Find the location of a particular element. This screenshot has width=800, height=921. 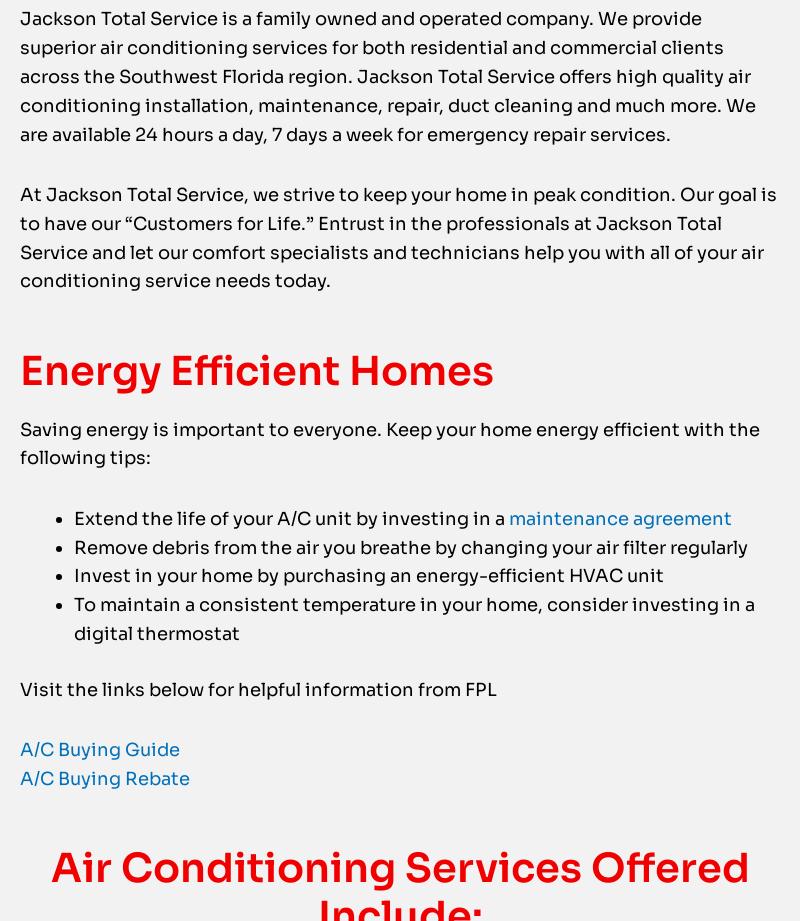

'Jackson Total Service is a family owned and operated company. We provide superior air conditioning services for both residential and commercial clients across the Southwest Florida region. Jackson Total Service offers high quality air conditioning installation, maintenance, repair, duct cleaning and much more. We are available 24 hours a day, 7 days a week for emergency repair services.' is located at coordinates (387, 117).